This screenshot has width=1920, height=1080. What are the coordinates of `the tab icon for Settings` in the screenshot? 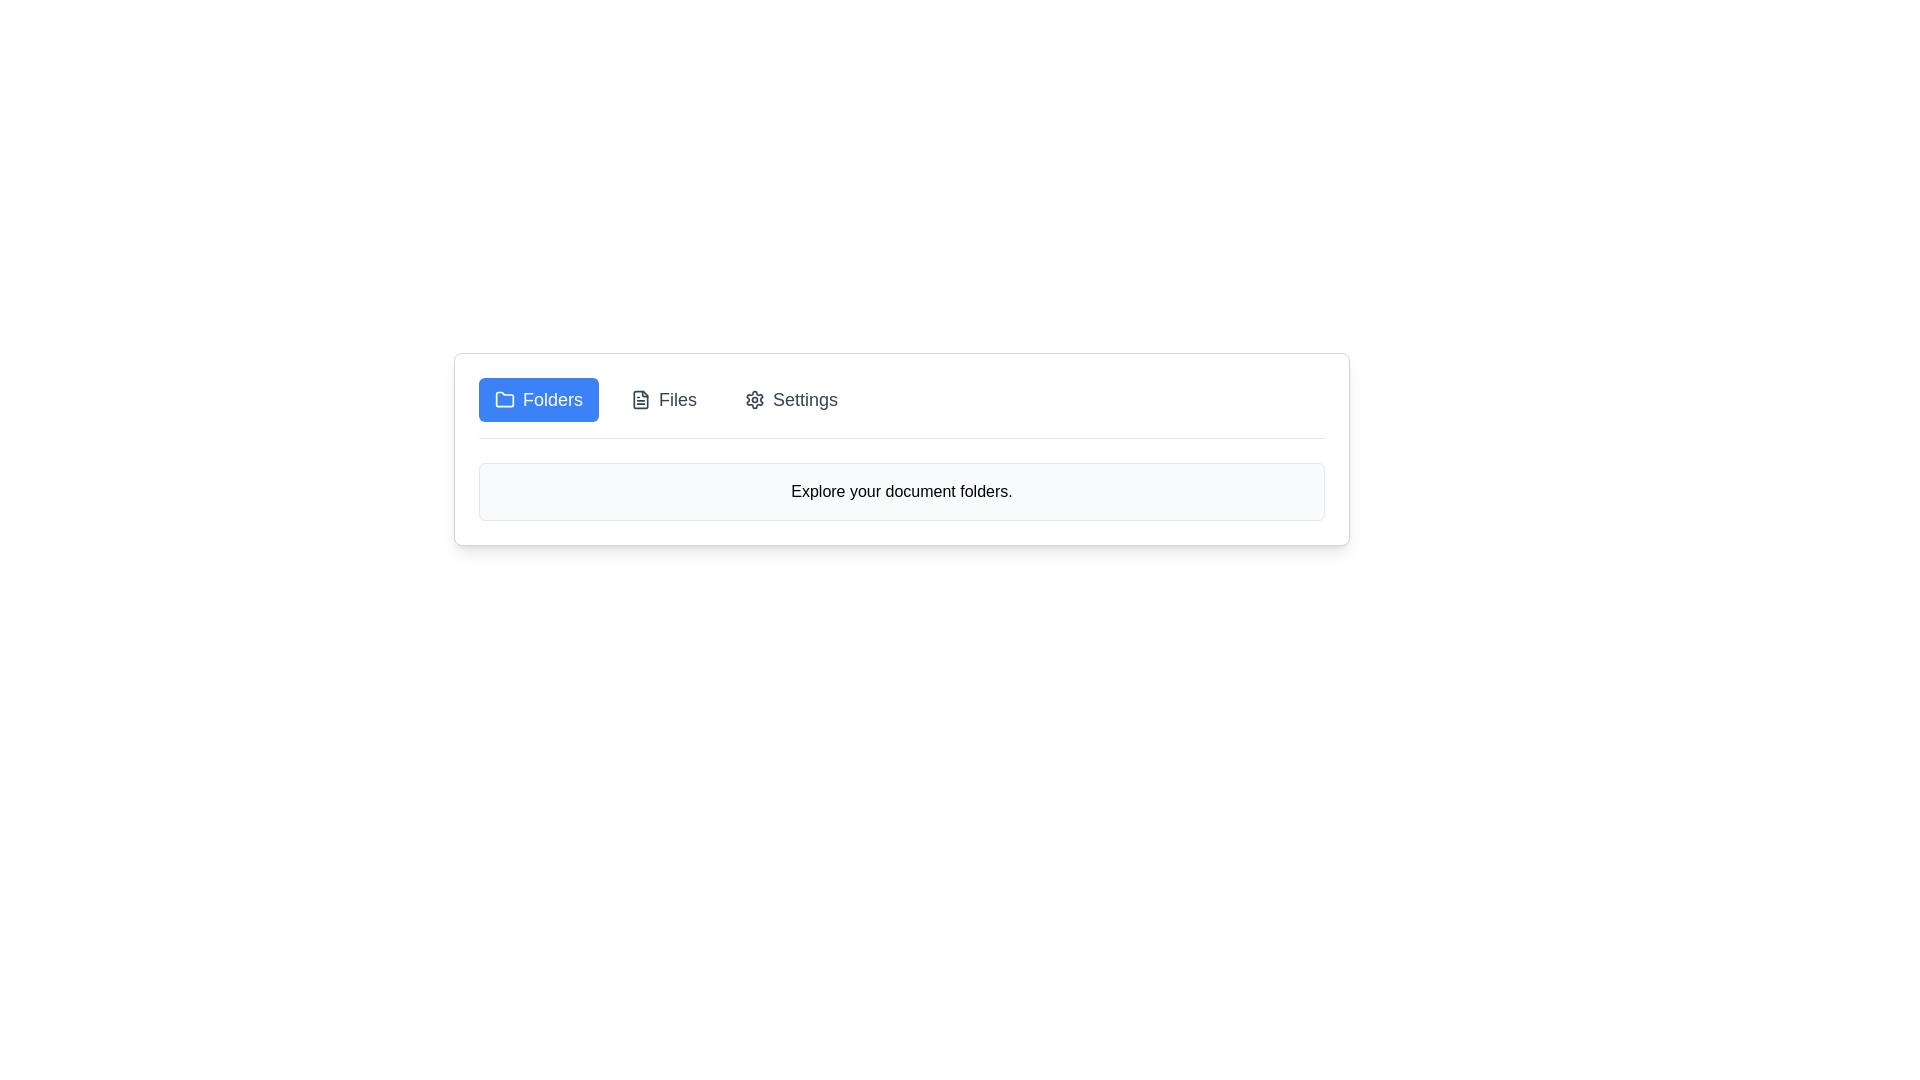 It's located at (753, 400).